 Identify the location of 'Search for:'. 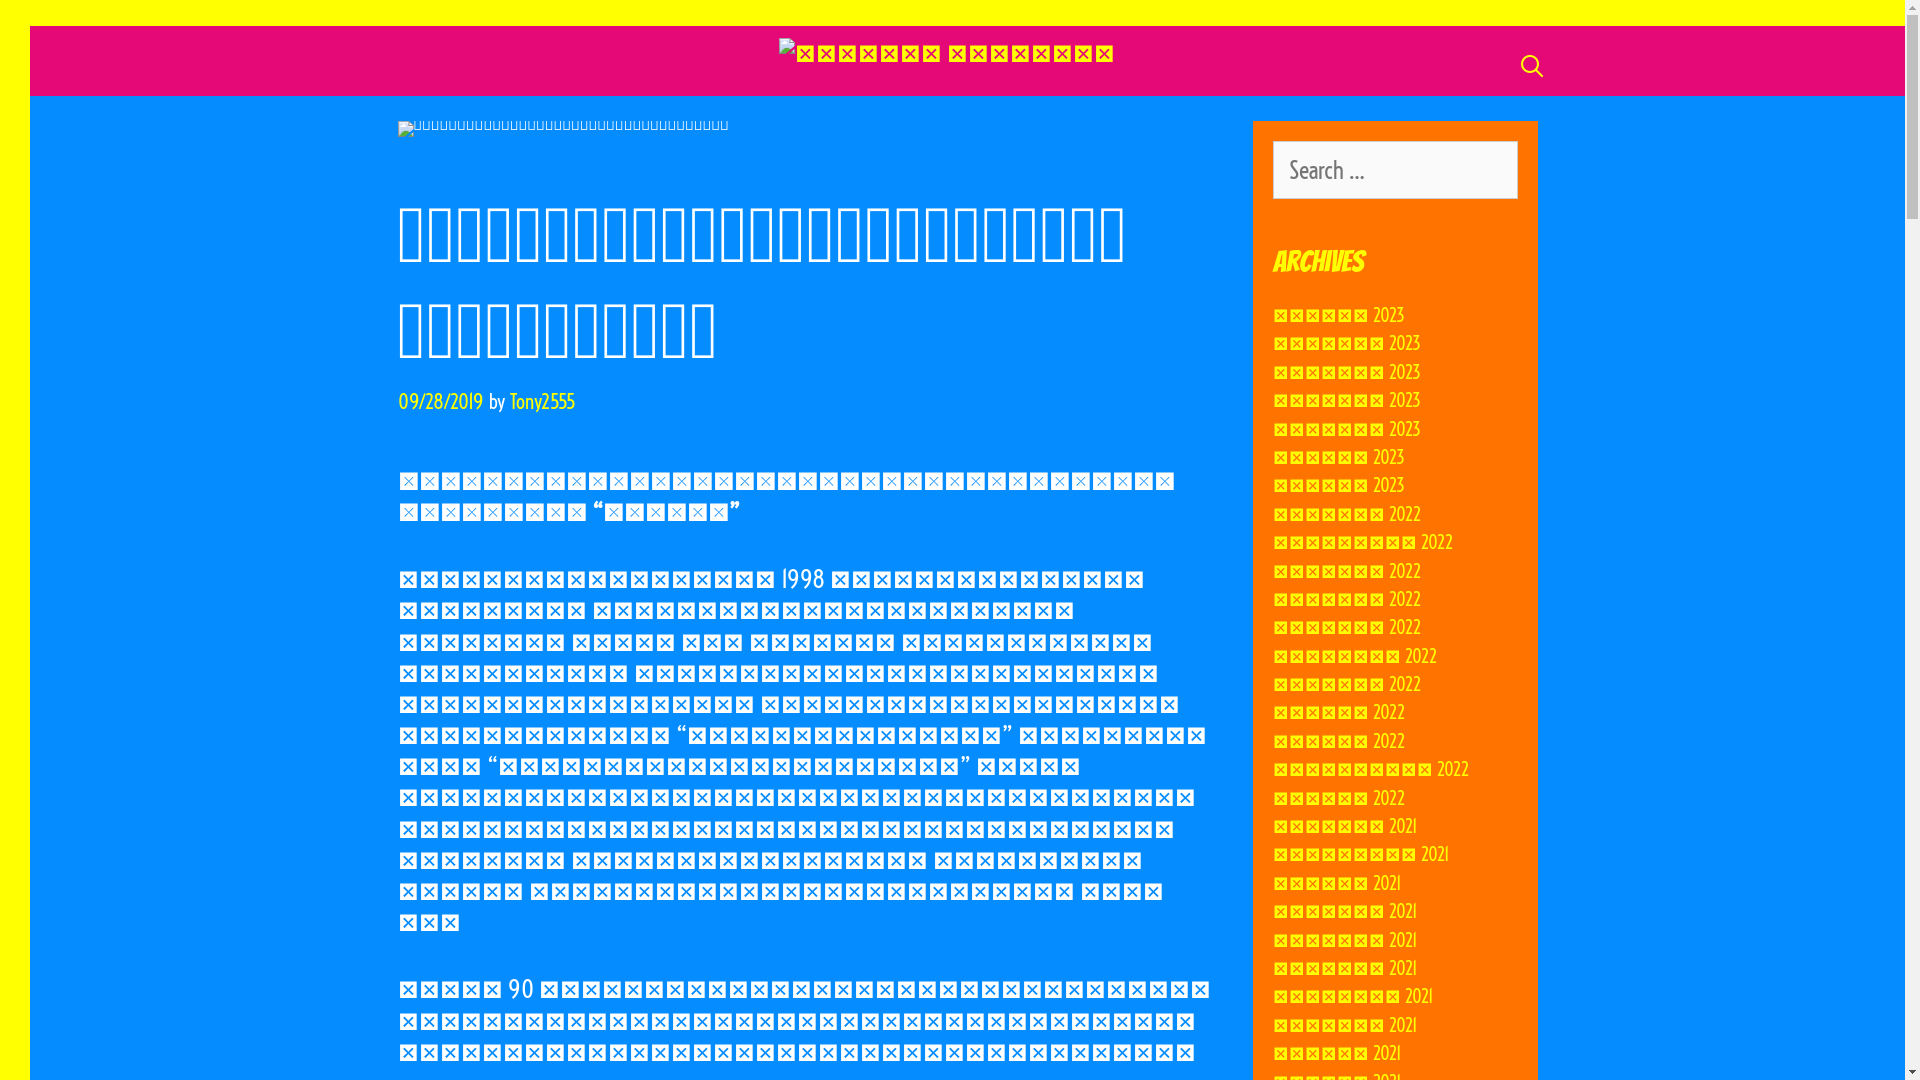
(1393, 168).